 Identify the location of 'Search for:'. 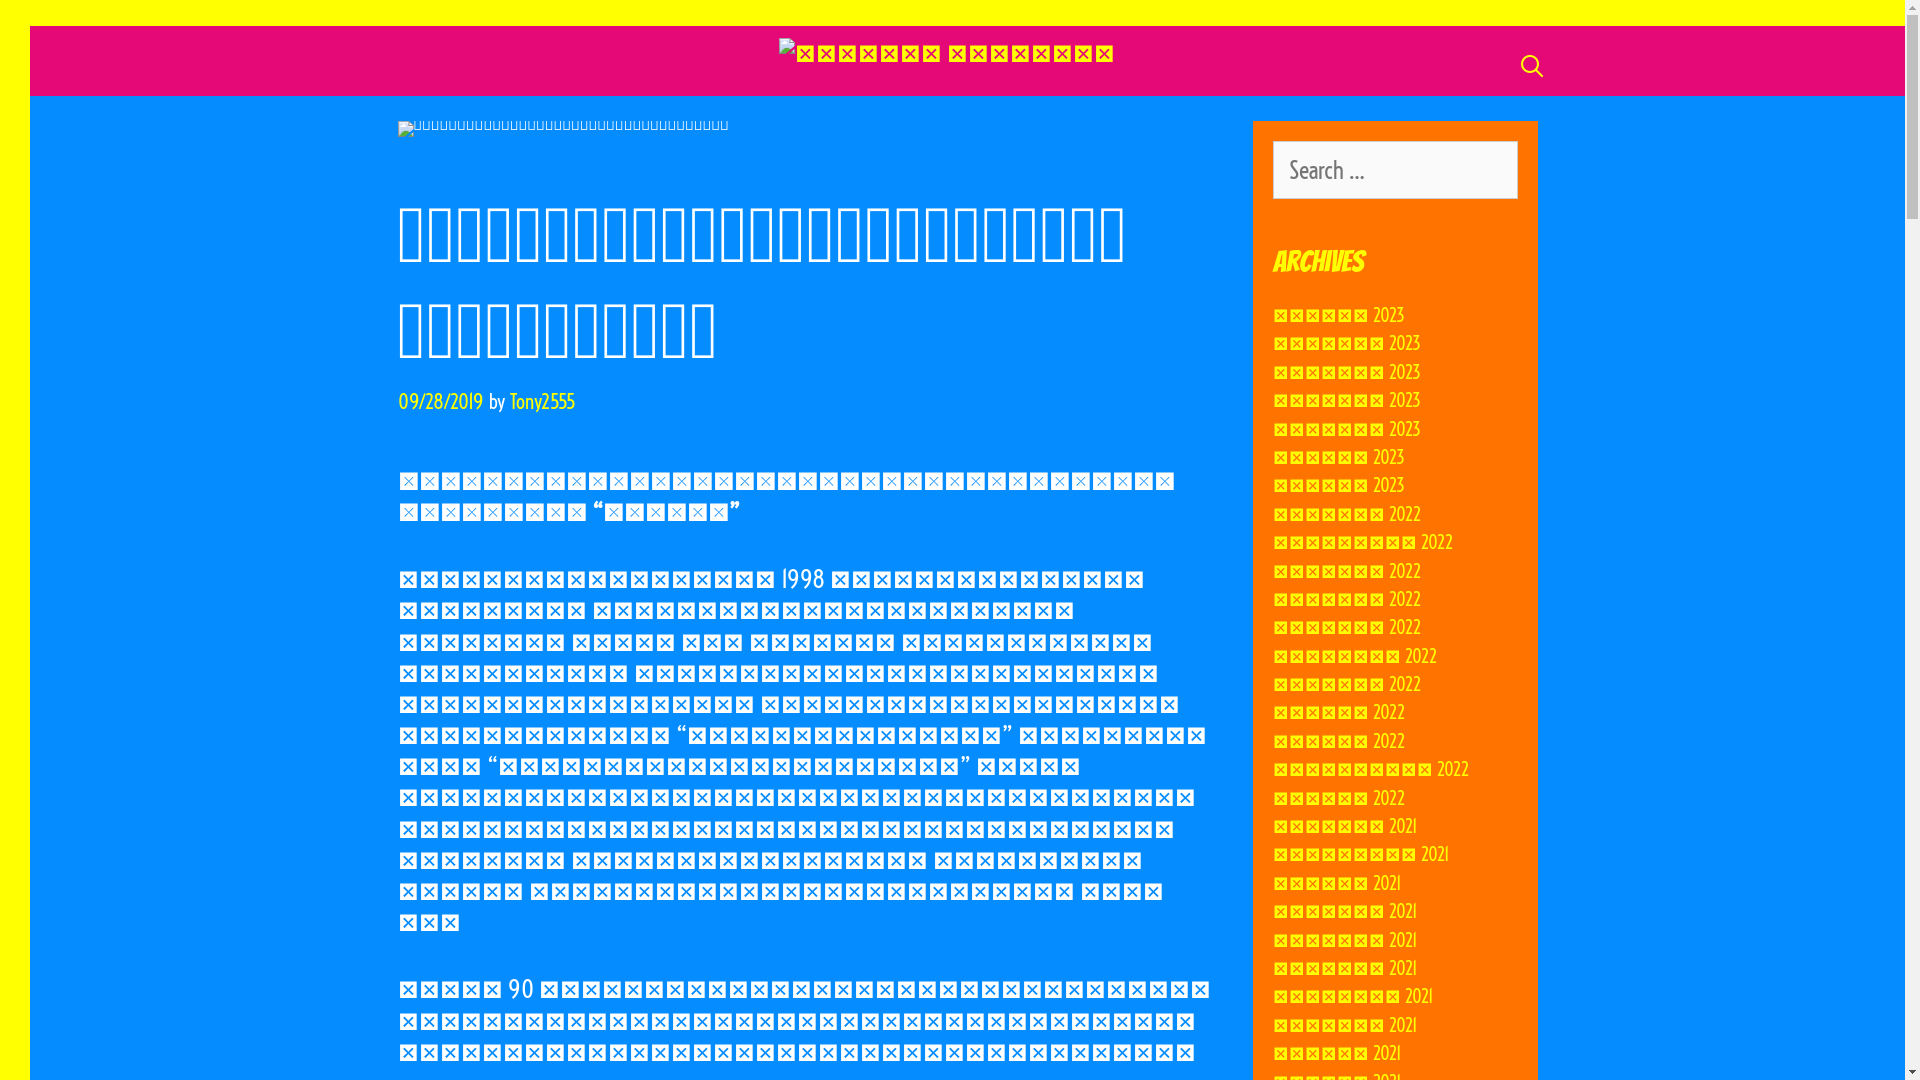
(1393, 168).